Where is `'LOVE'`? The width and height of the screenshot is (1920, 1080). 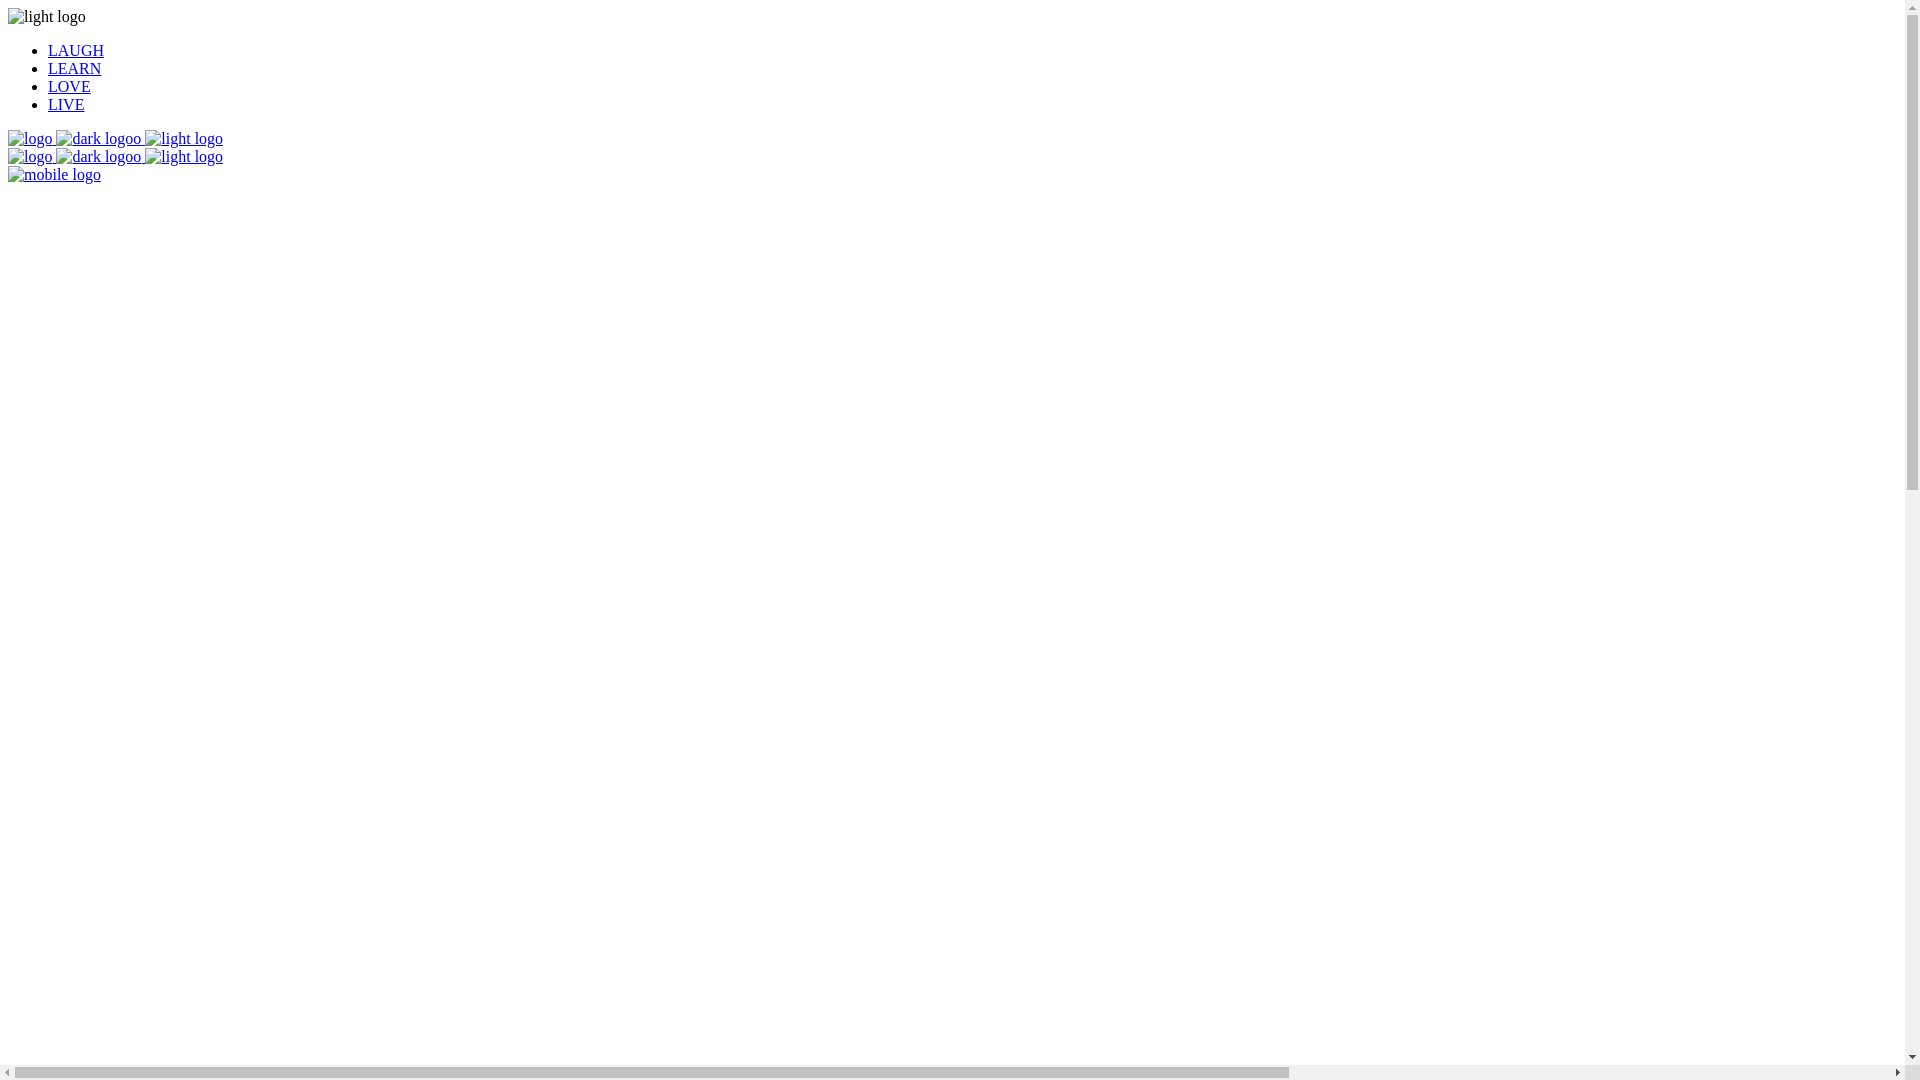
'LOVE' is located at coordinates (69, 85).